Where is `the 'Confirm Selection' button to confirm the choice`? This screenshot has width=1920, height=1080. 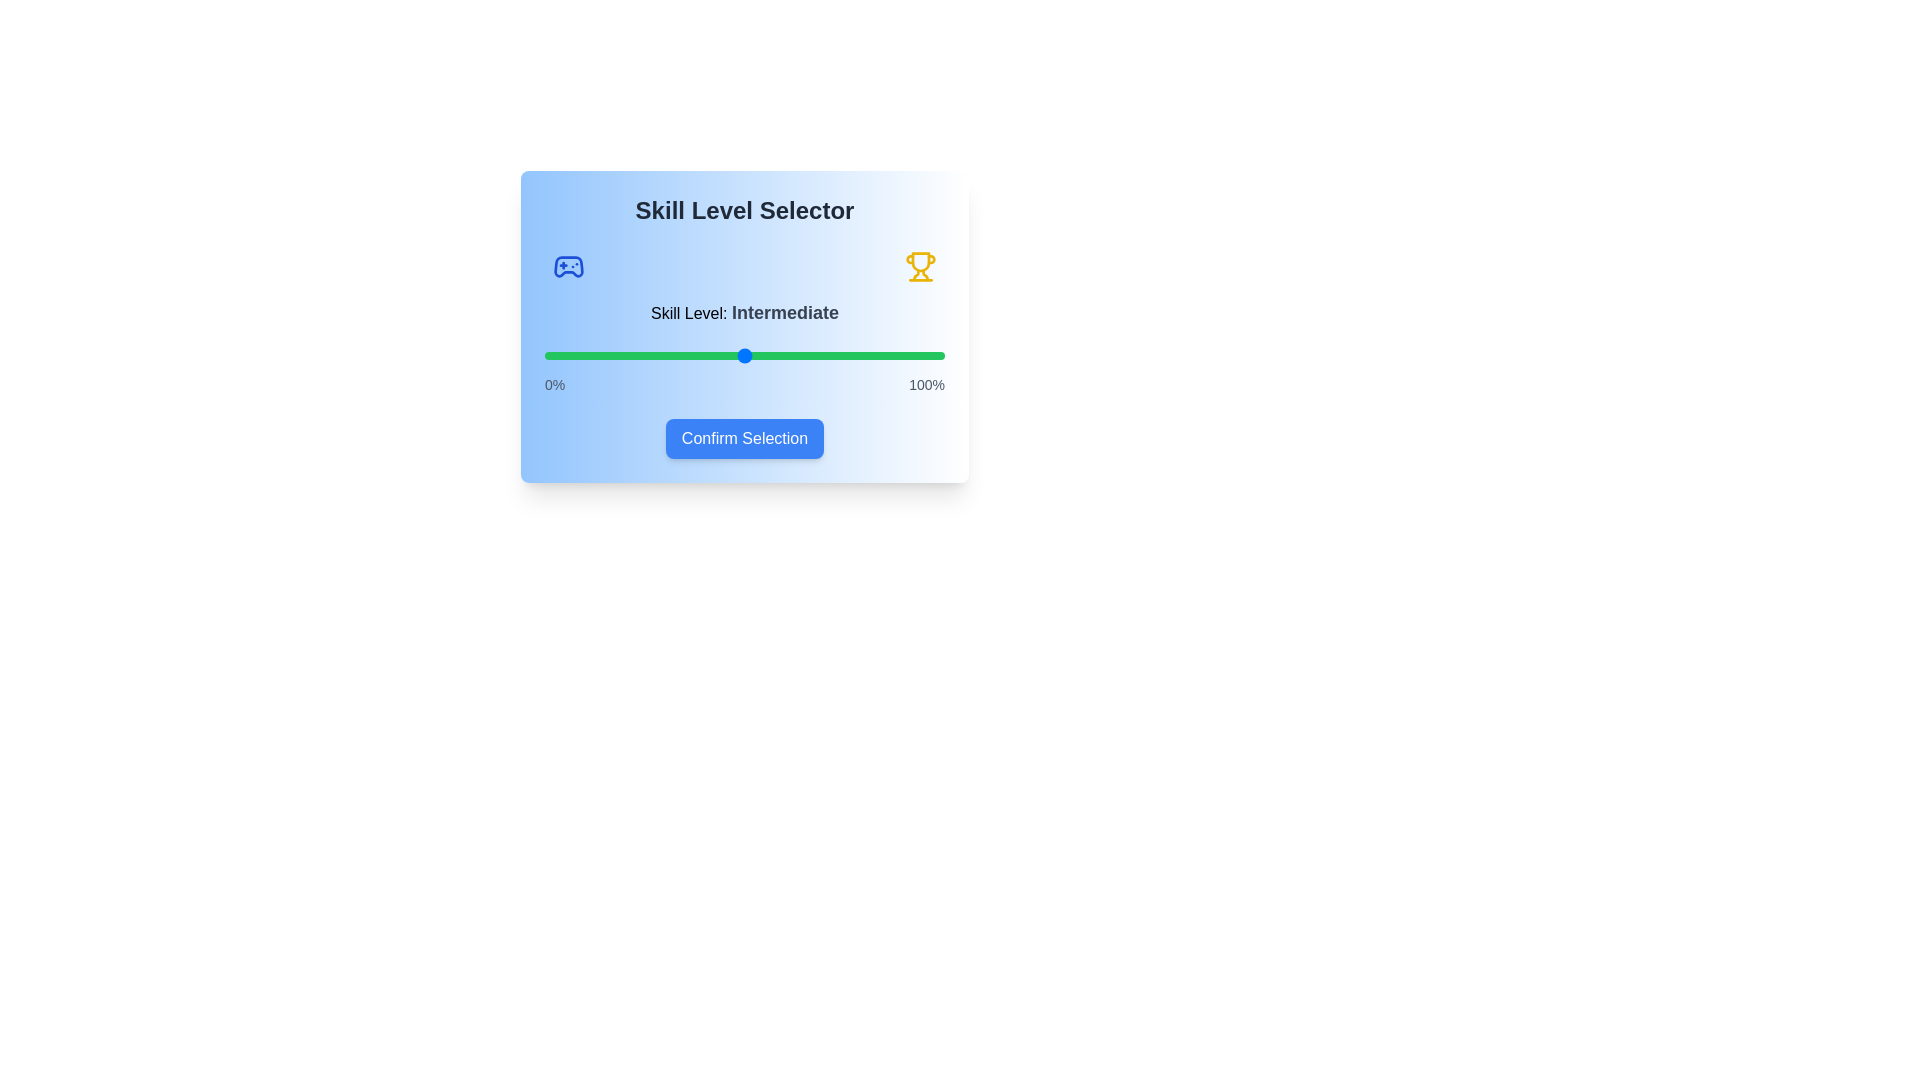
the 'Confirm Selection' button to confirm the choice is located at coordinates (743, 438).